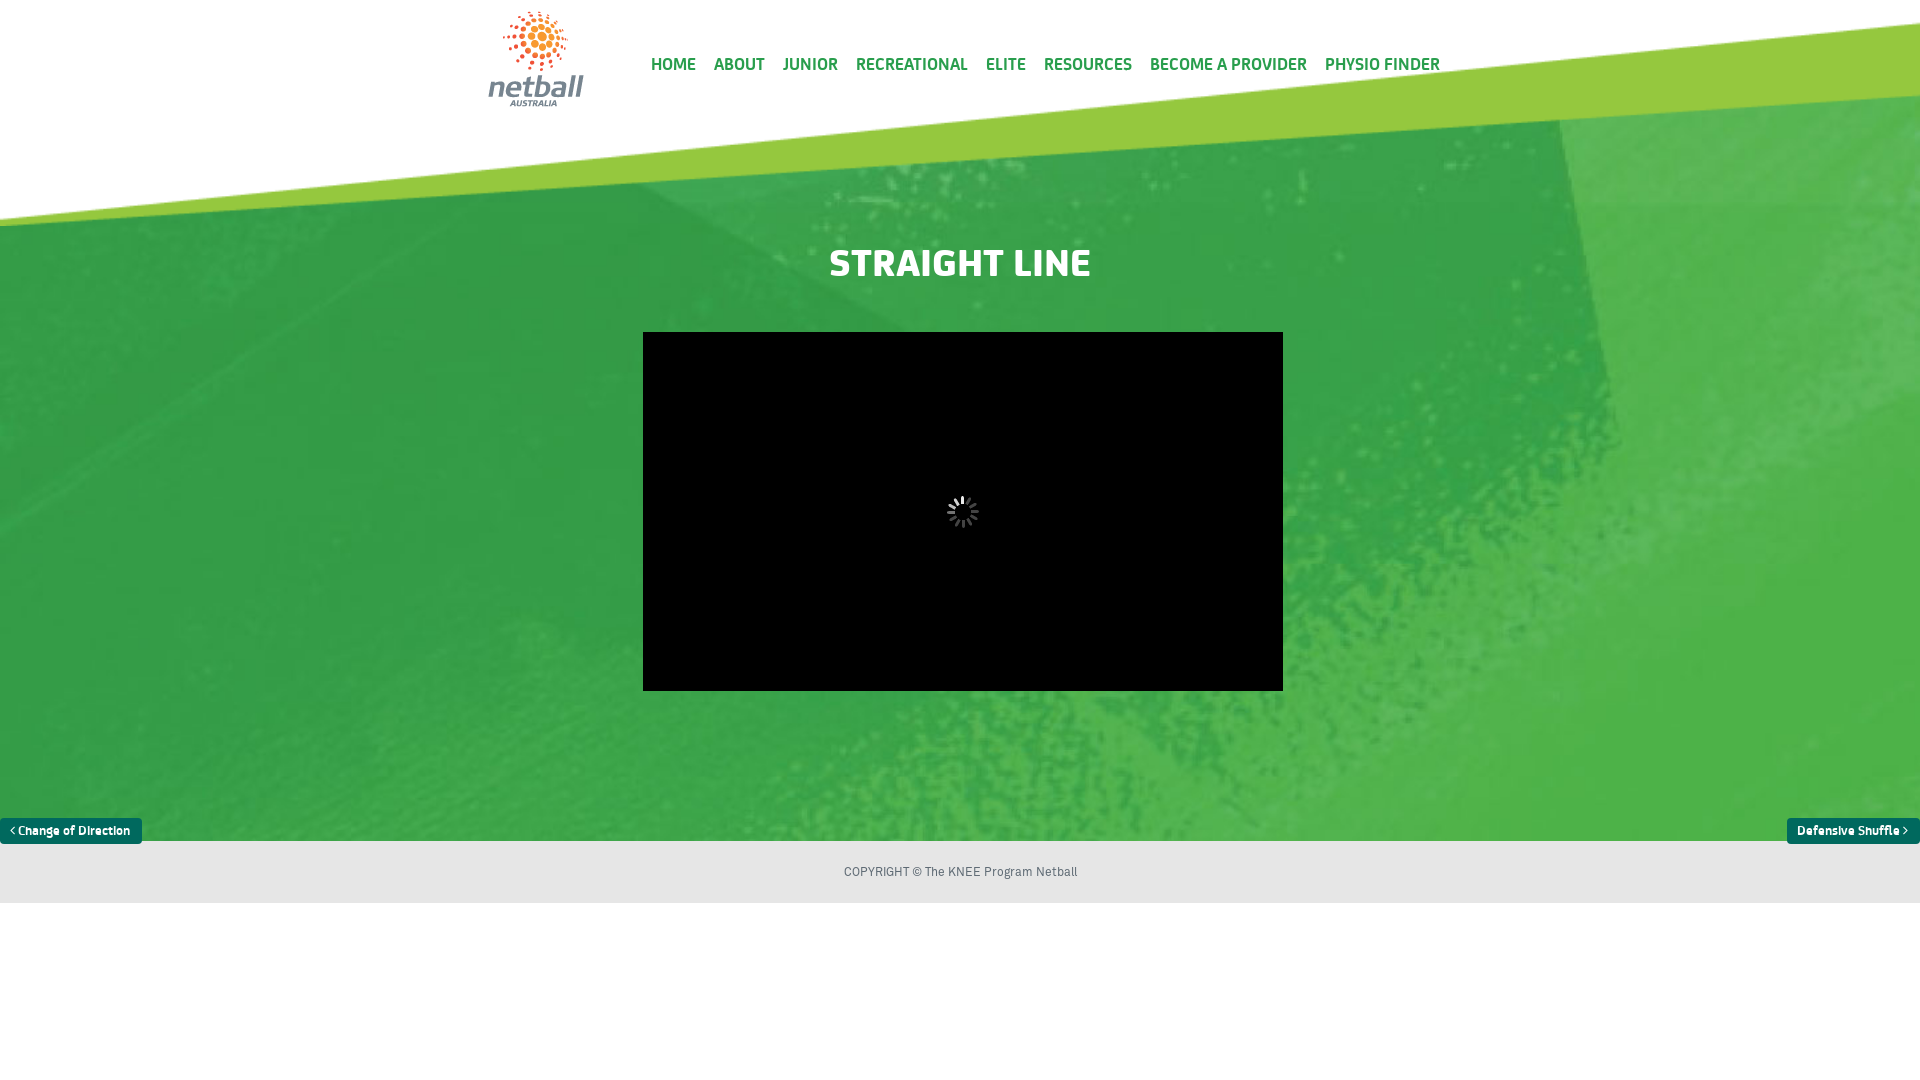 This screenshot has height=1080, width=1920. I want to click on 'Change of Direction', so click(71, 830).